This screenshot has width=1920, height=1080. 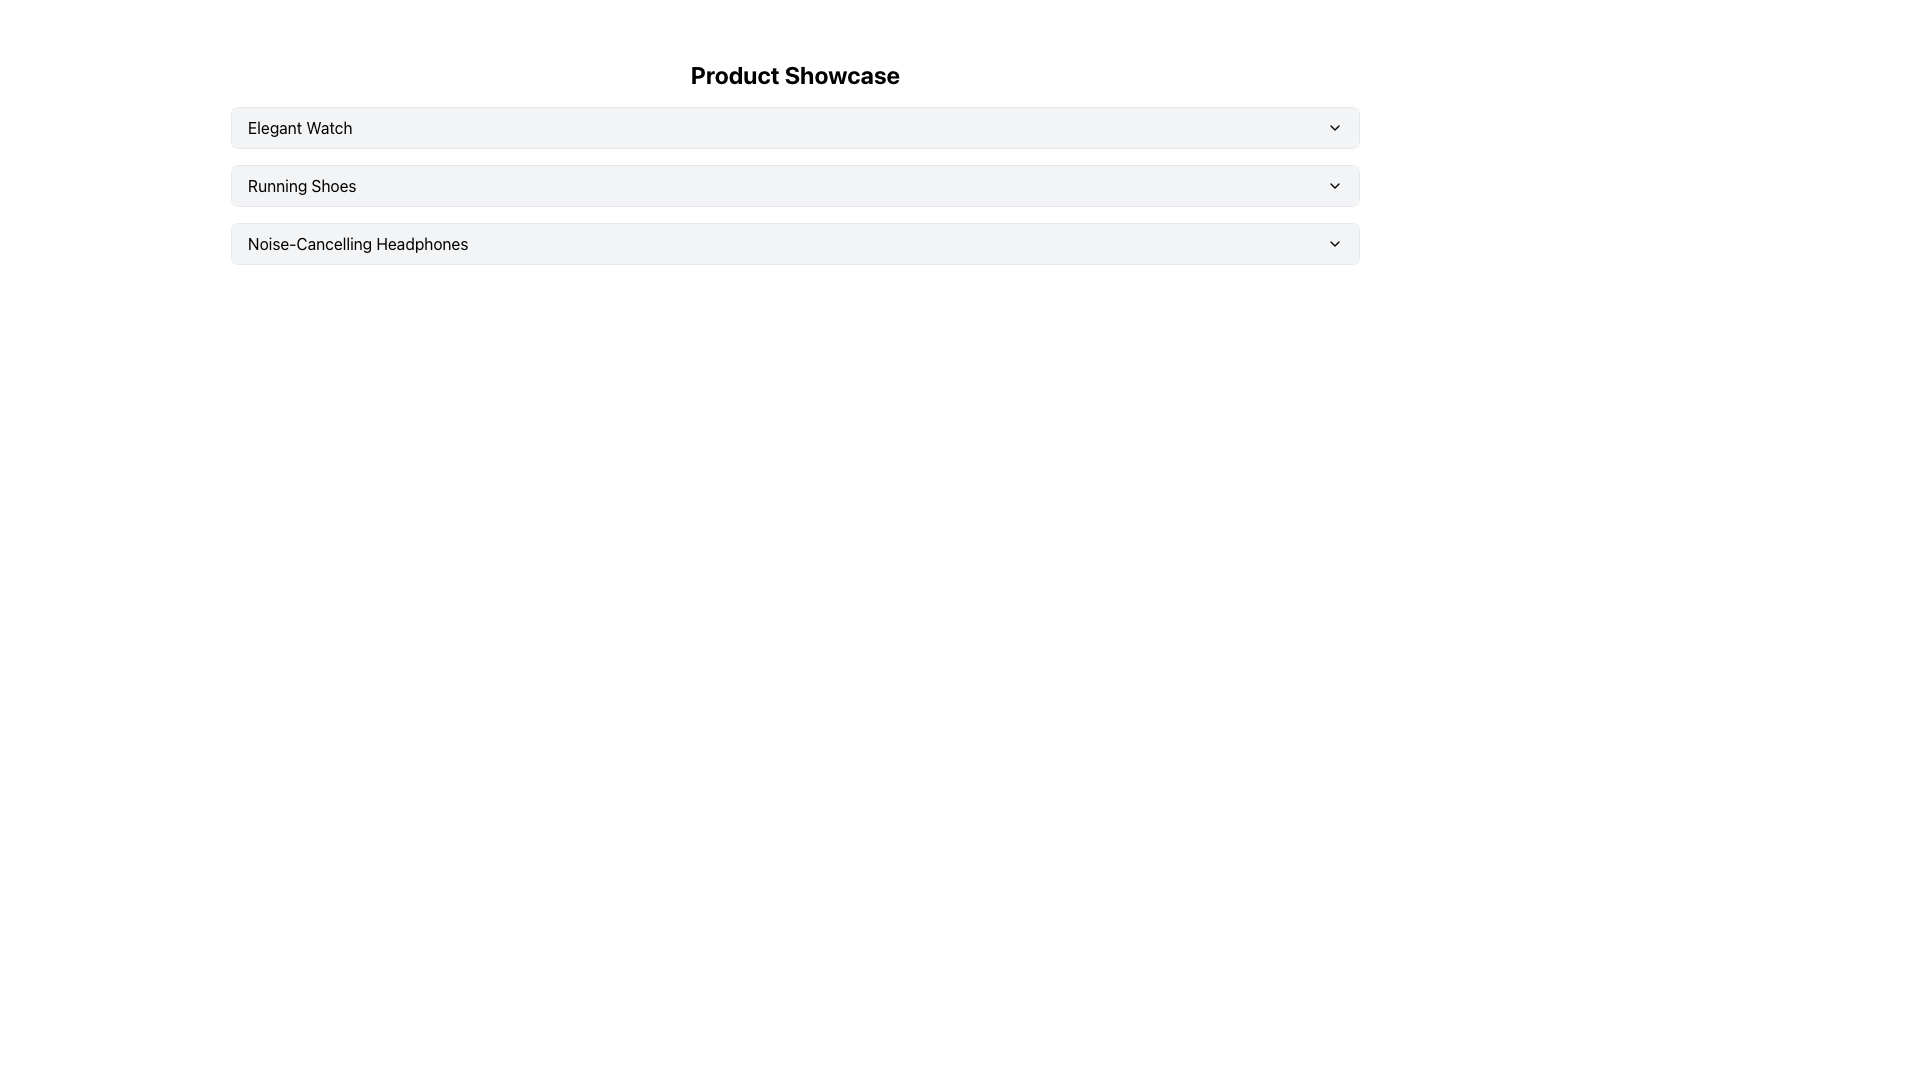 I want to click on the Dropdown Trigger for 'Elegant Watch' located under 'Product Showcase', so click(x=794, y=127).